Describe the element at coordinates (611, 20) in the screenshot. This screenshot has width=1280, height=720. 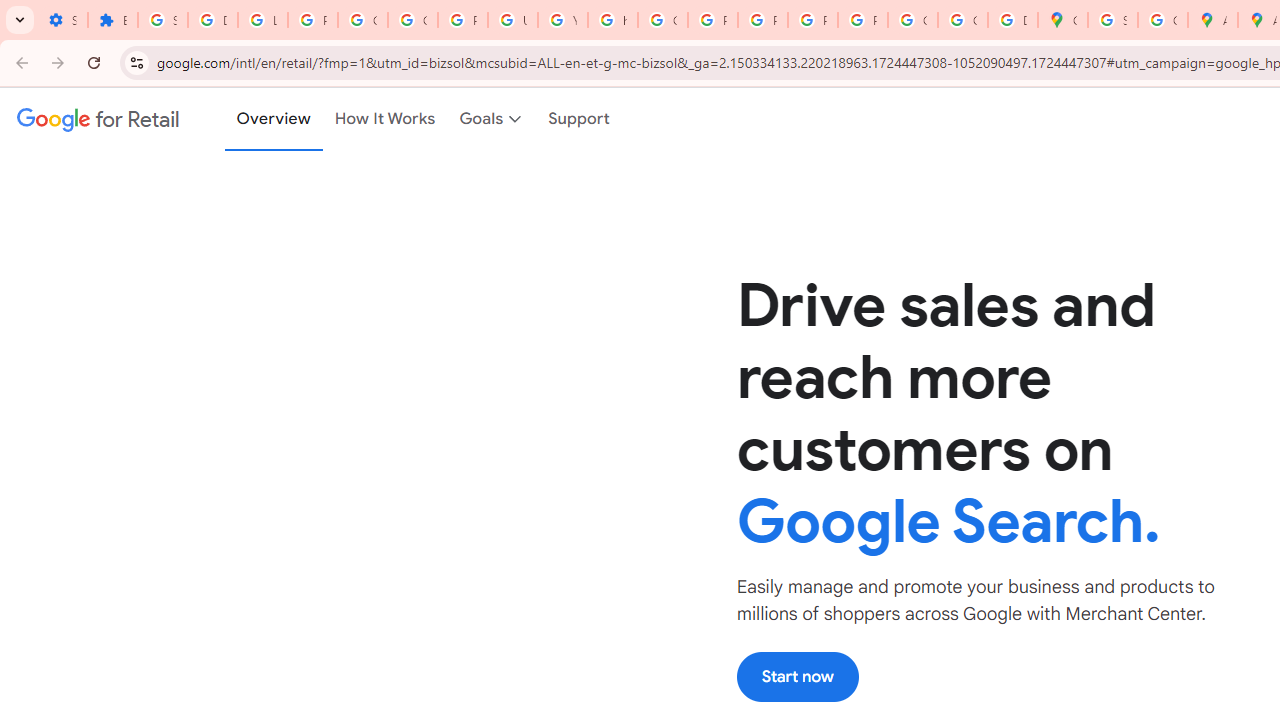
I see `'https://scholar.google.com/'` at that location.